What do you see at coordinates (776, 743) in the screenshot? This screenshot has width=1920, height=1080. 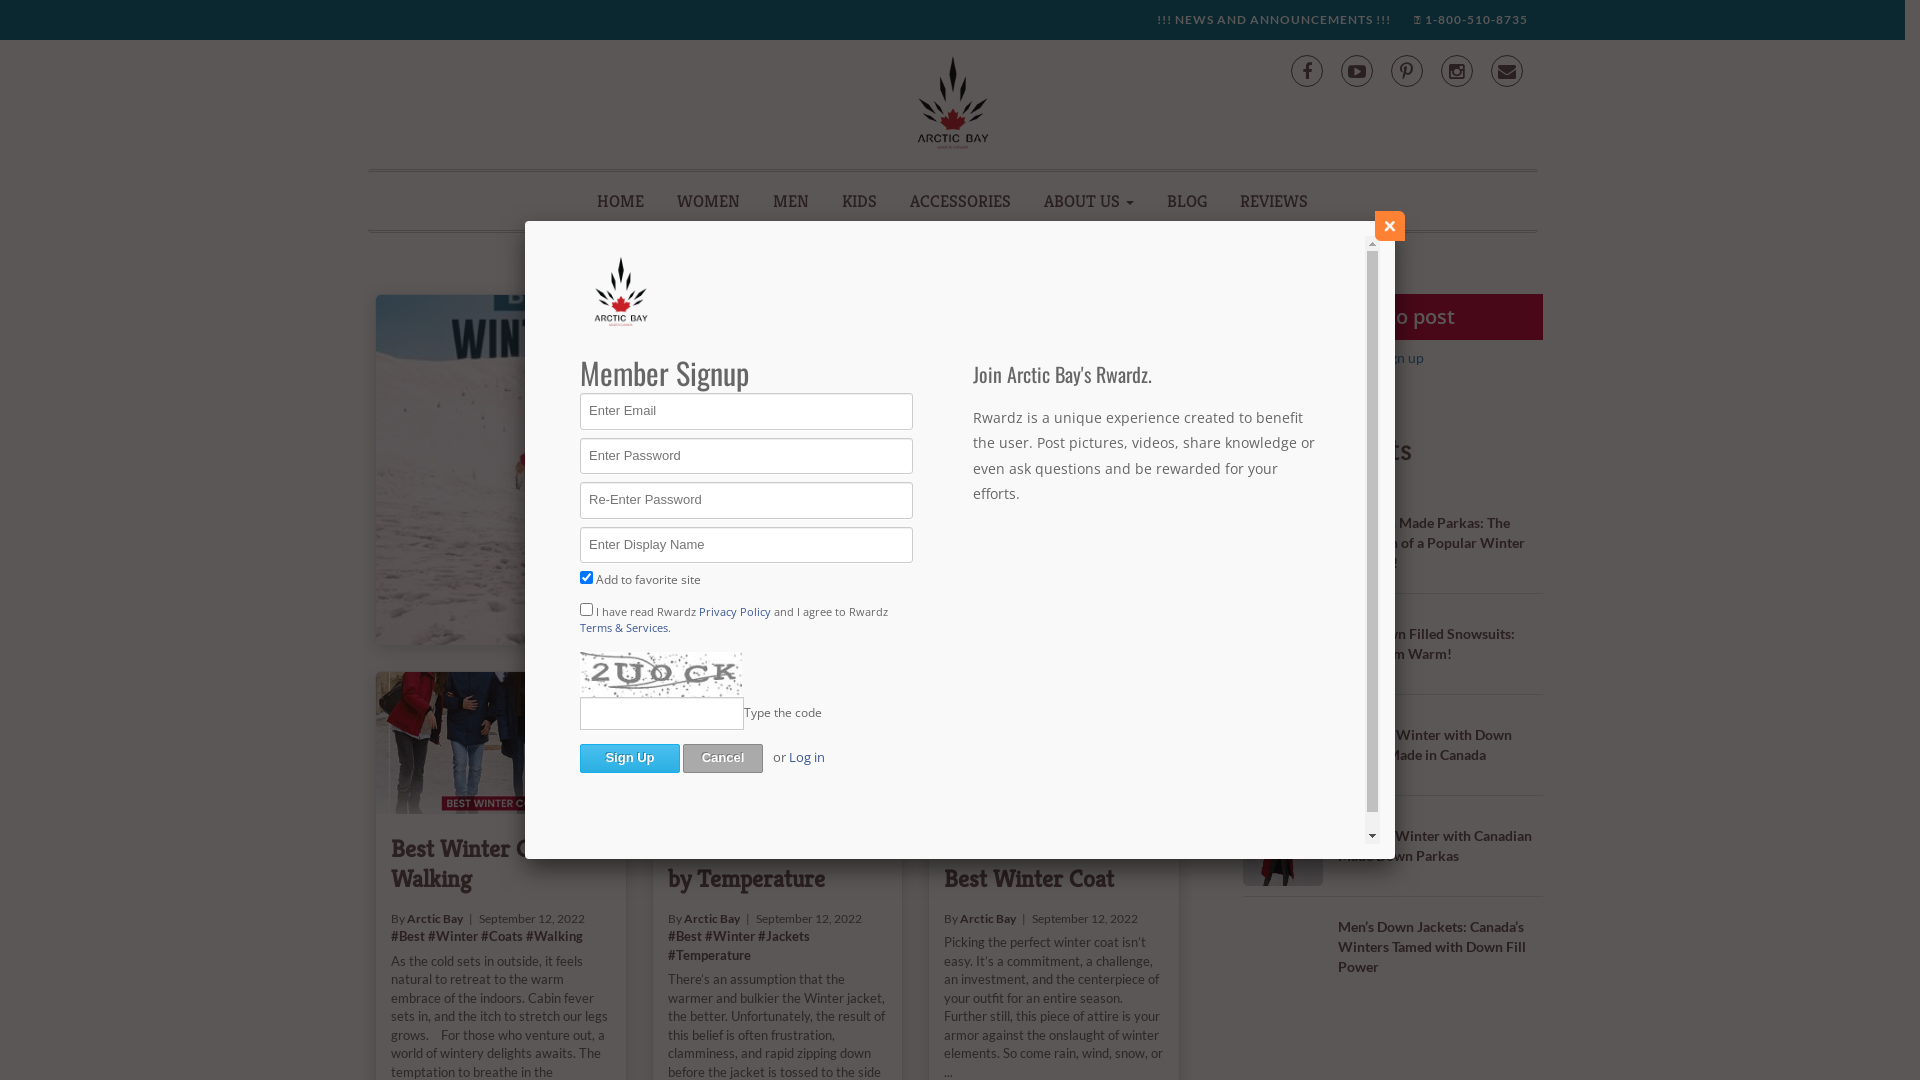 I see `'Best Winter Jackets by Temperature'` at bounding box center [776, 743].